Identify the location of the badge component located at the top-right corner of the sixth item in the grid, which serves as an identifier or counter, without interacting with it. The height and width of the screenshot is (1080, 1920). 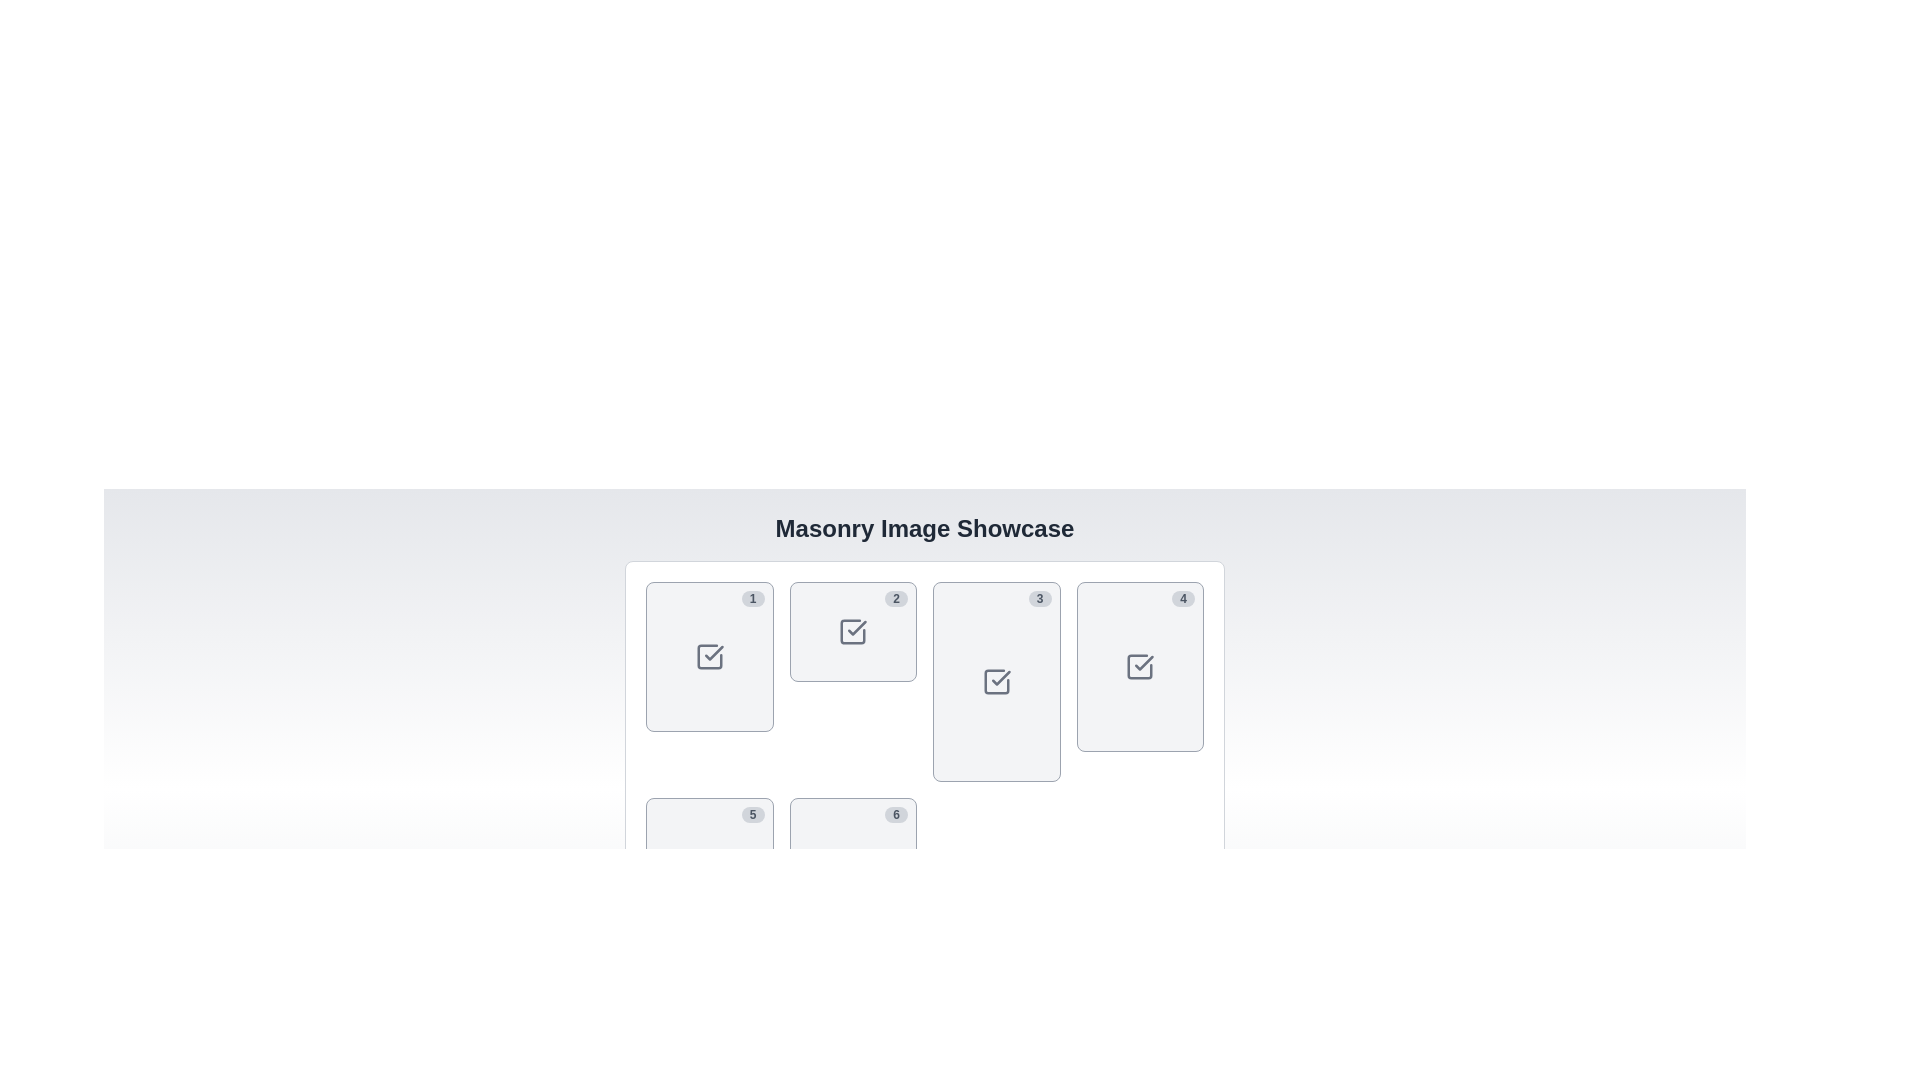
(895, 814).